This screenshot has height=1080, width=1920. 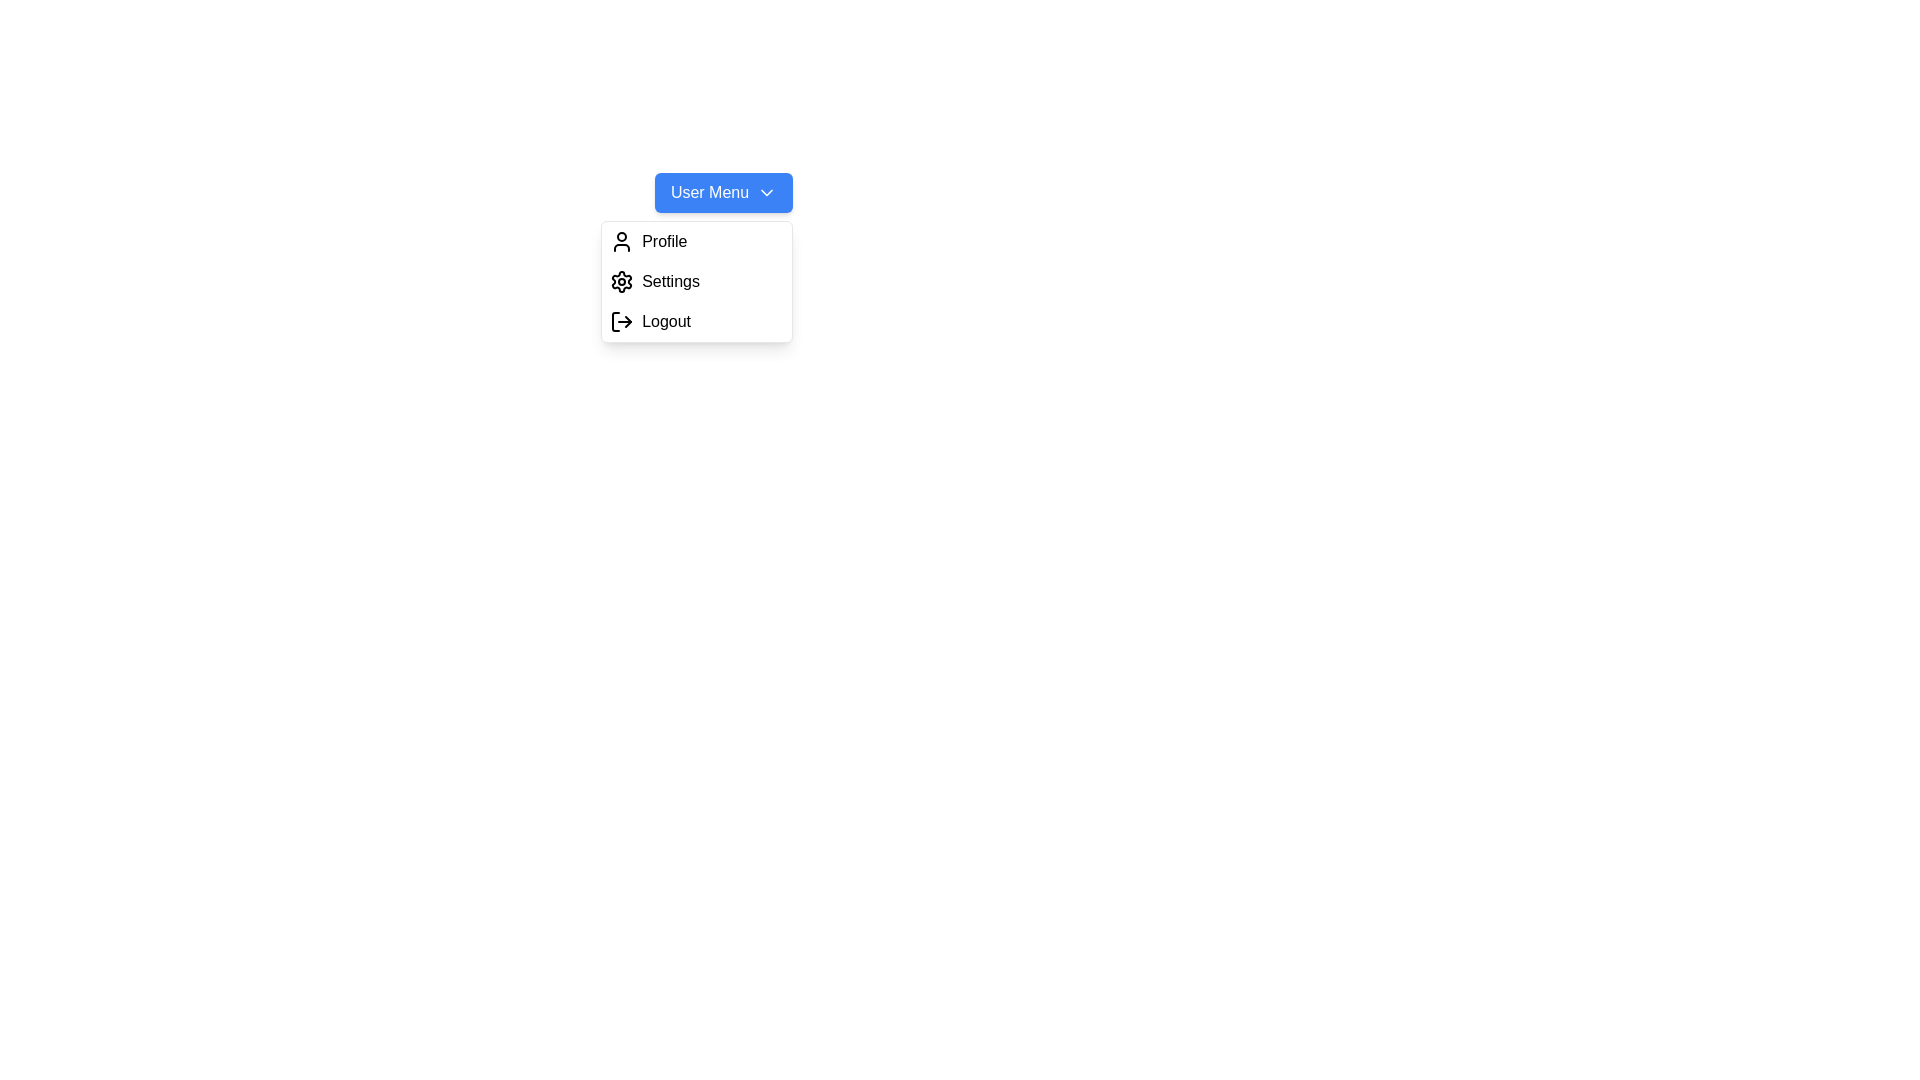 What do you see at coordinates (766, 192) in the screenshot?
I see `the downward-pointing chevron icon located at the rightmost end of the 'User Menu' button` at bounding box center [766, 192].